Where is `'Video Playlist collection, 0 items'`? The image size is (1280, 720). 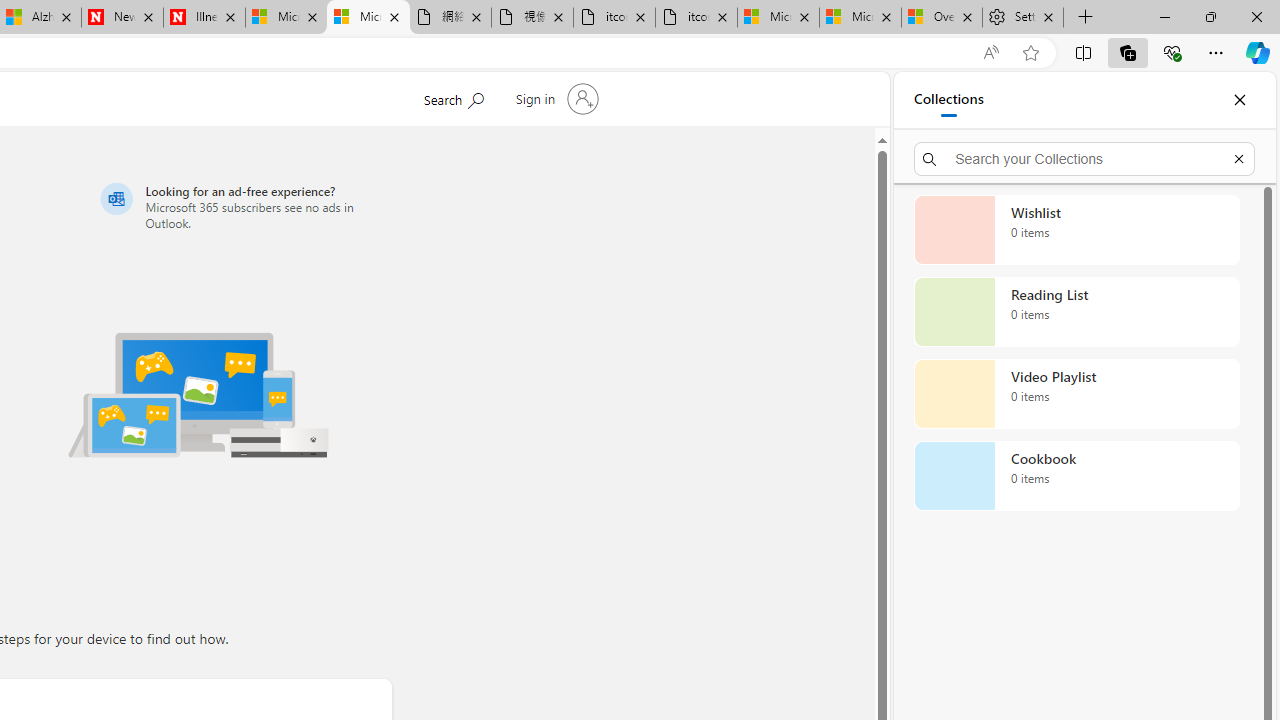 'Video Playlist collection, 0 items' is located at coordinates (1076, 394).